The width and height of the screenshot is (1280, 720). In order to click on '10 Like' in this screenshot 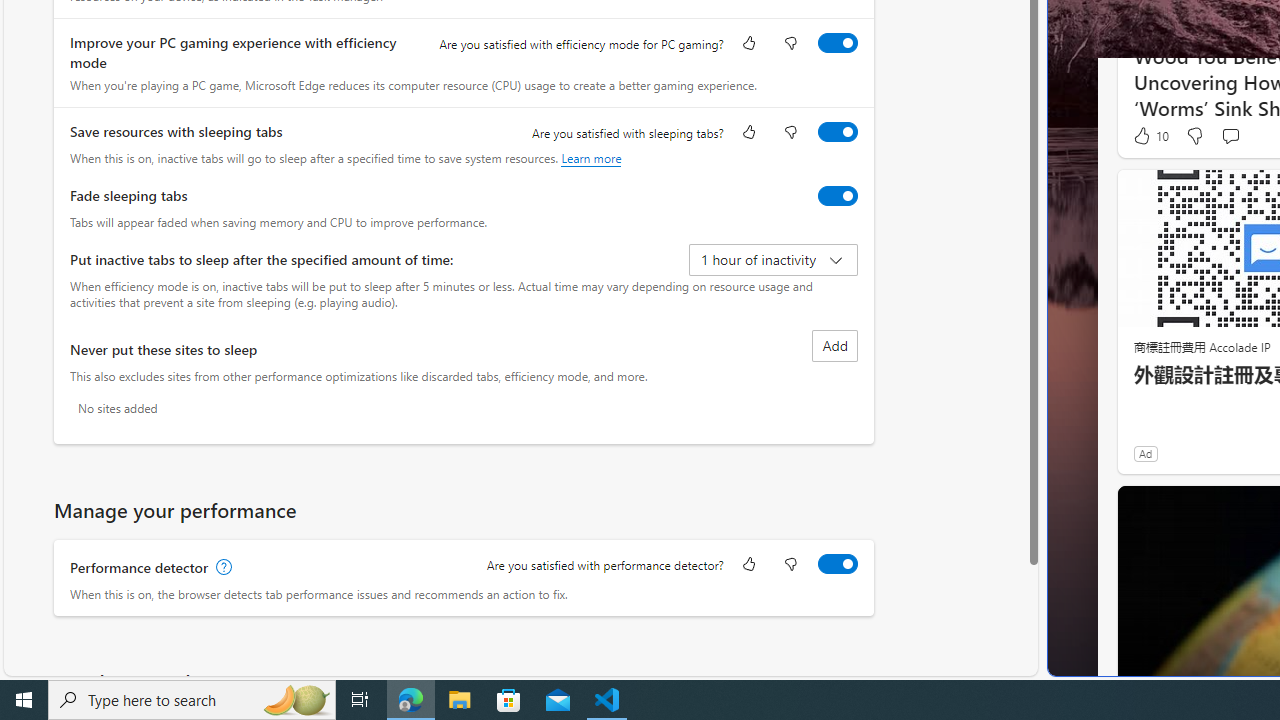, I will do `click(1150, 135)`.